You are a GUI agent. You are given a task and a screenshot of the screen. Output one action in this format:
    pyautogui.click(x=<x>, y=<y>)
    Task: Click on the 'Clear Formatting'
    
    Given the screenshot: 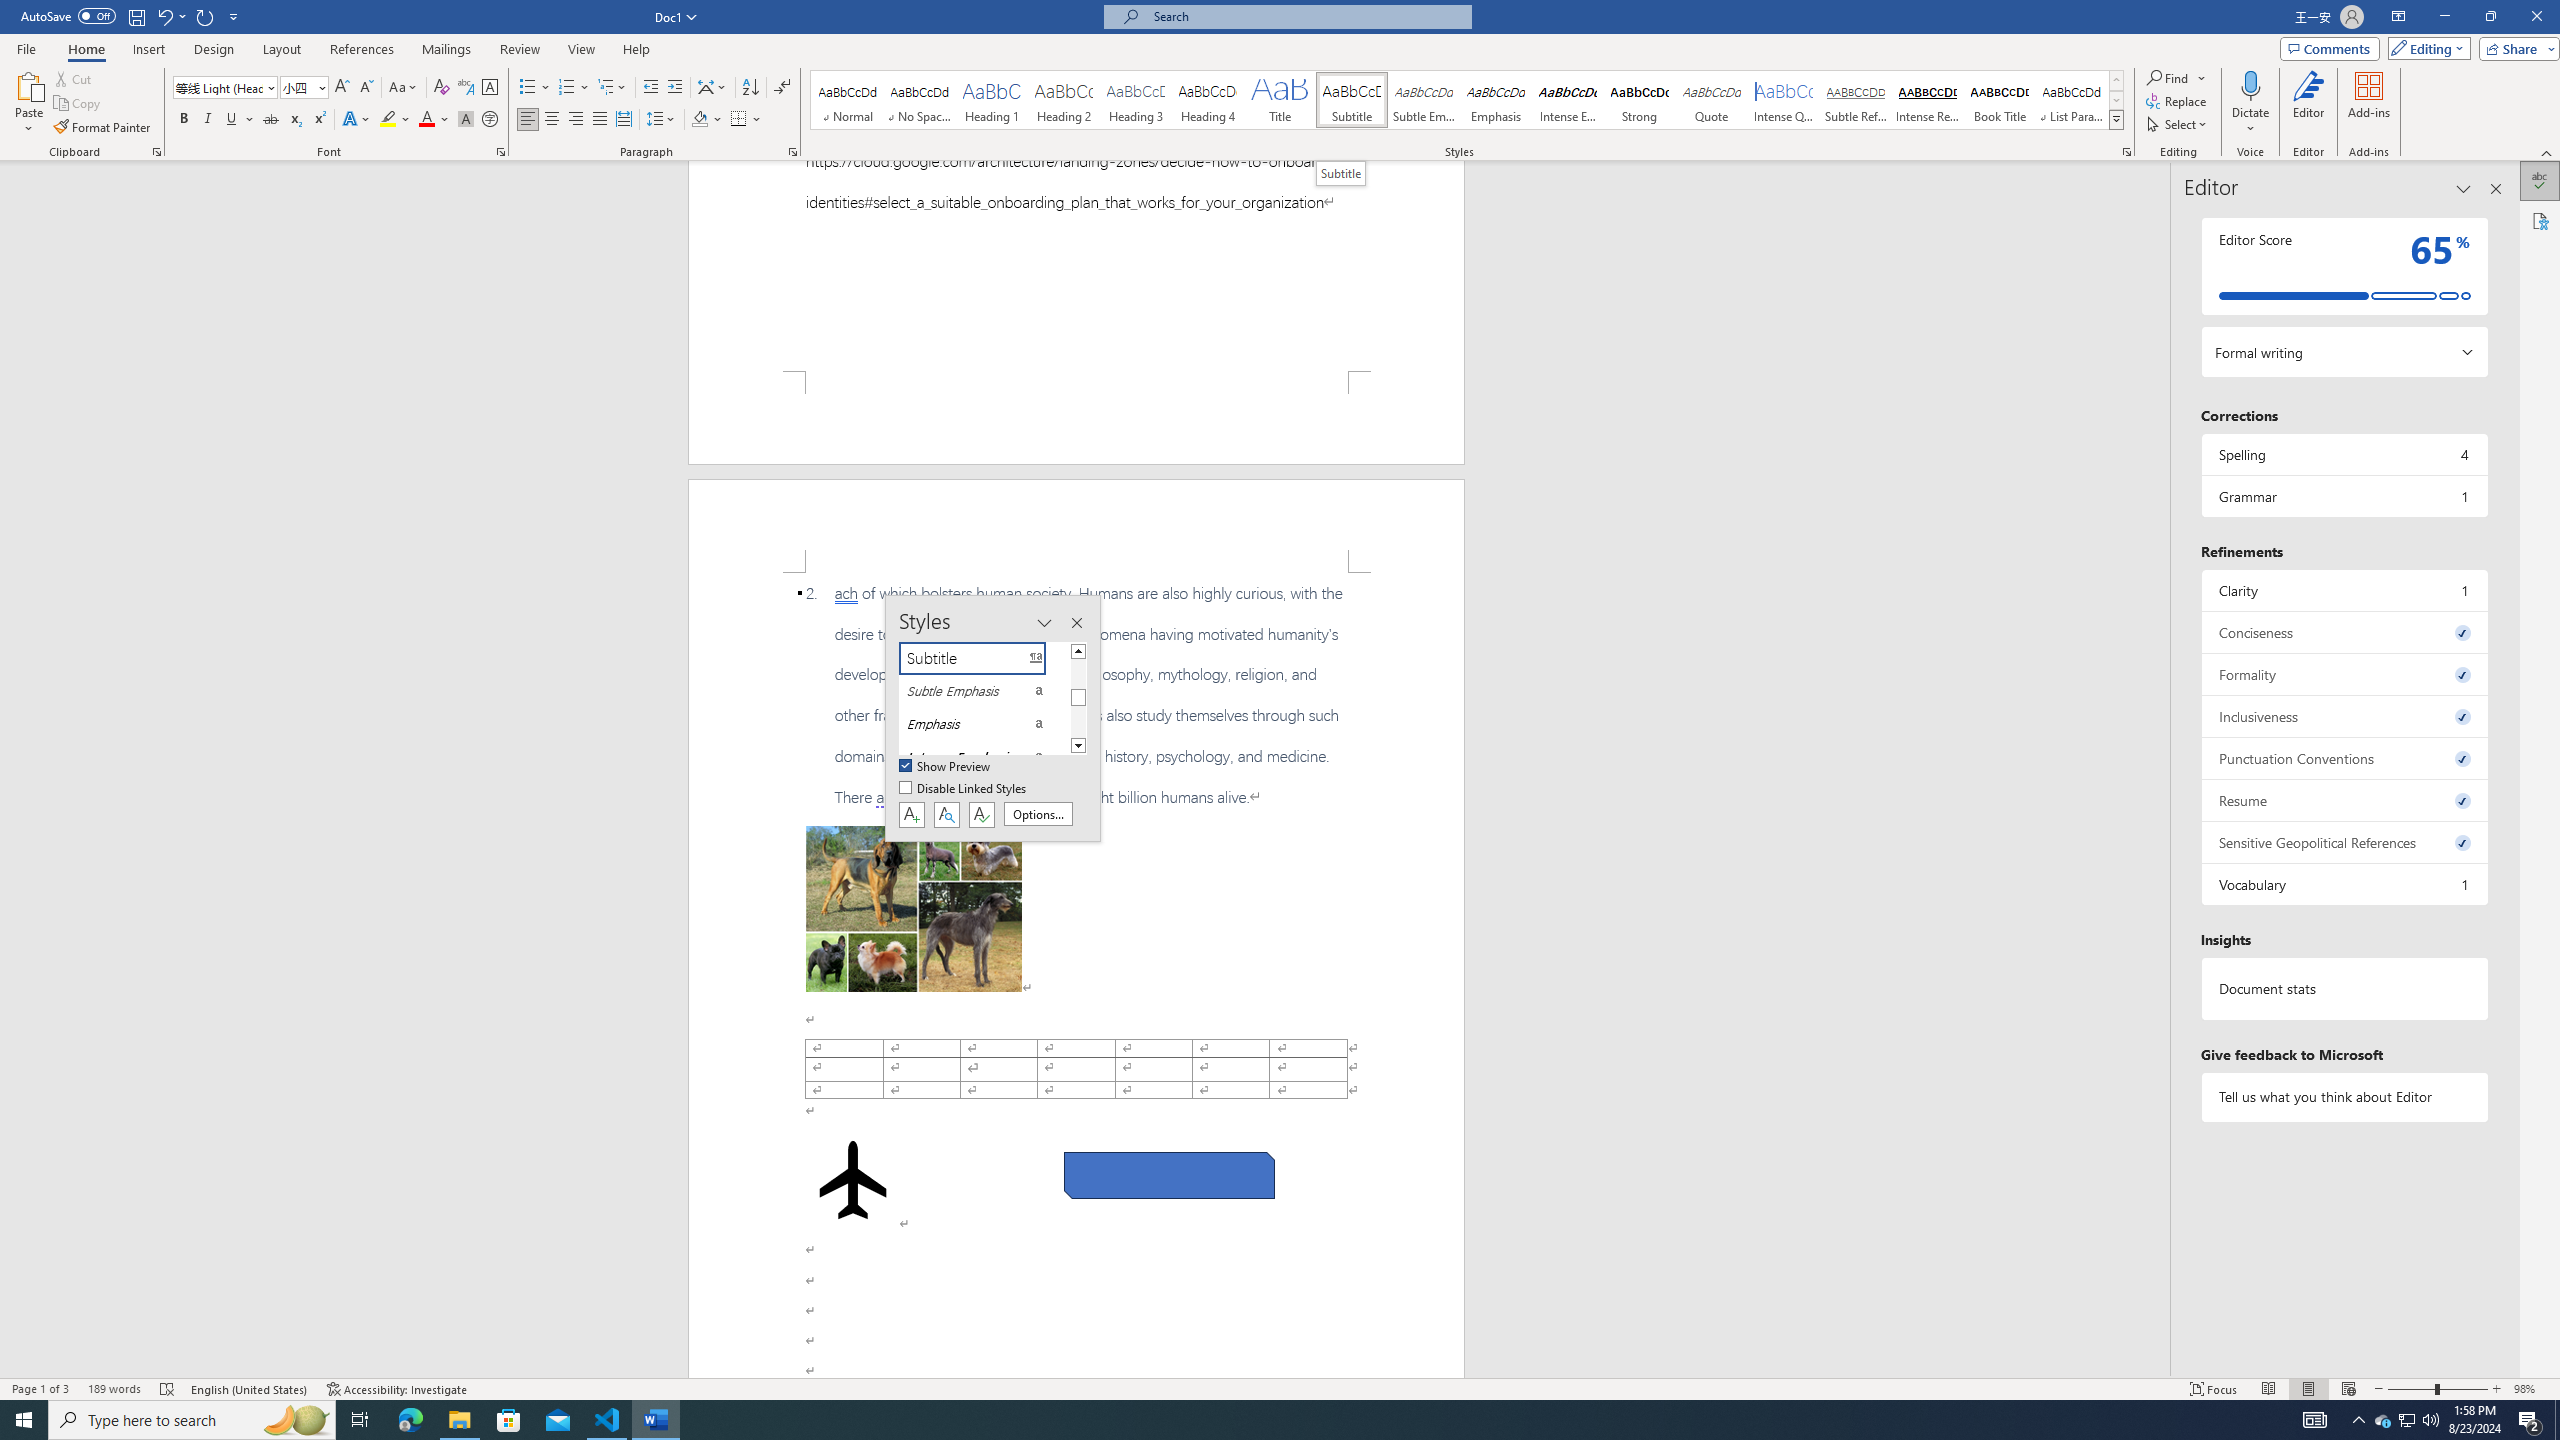 What is the action you would take?
    pyautogui.click(x=440, y=87)
    